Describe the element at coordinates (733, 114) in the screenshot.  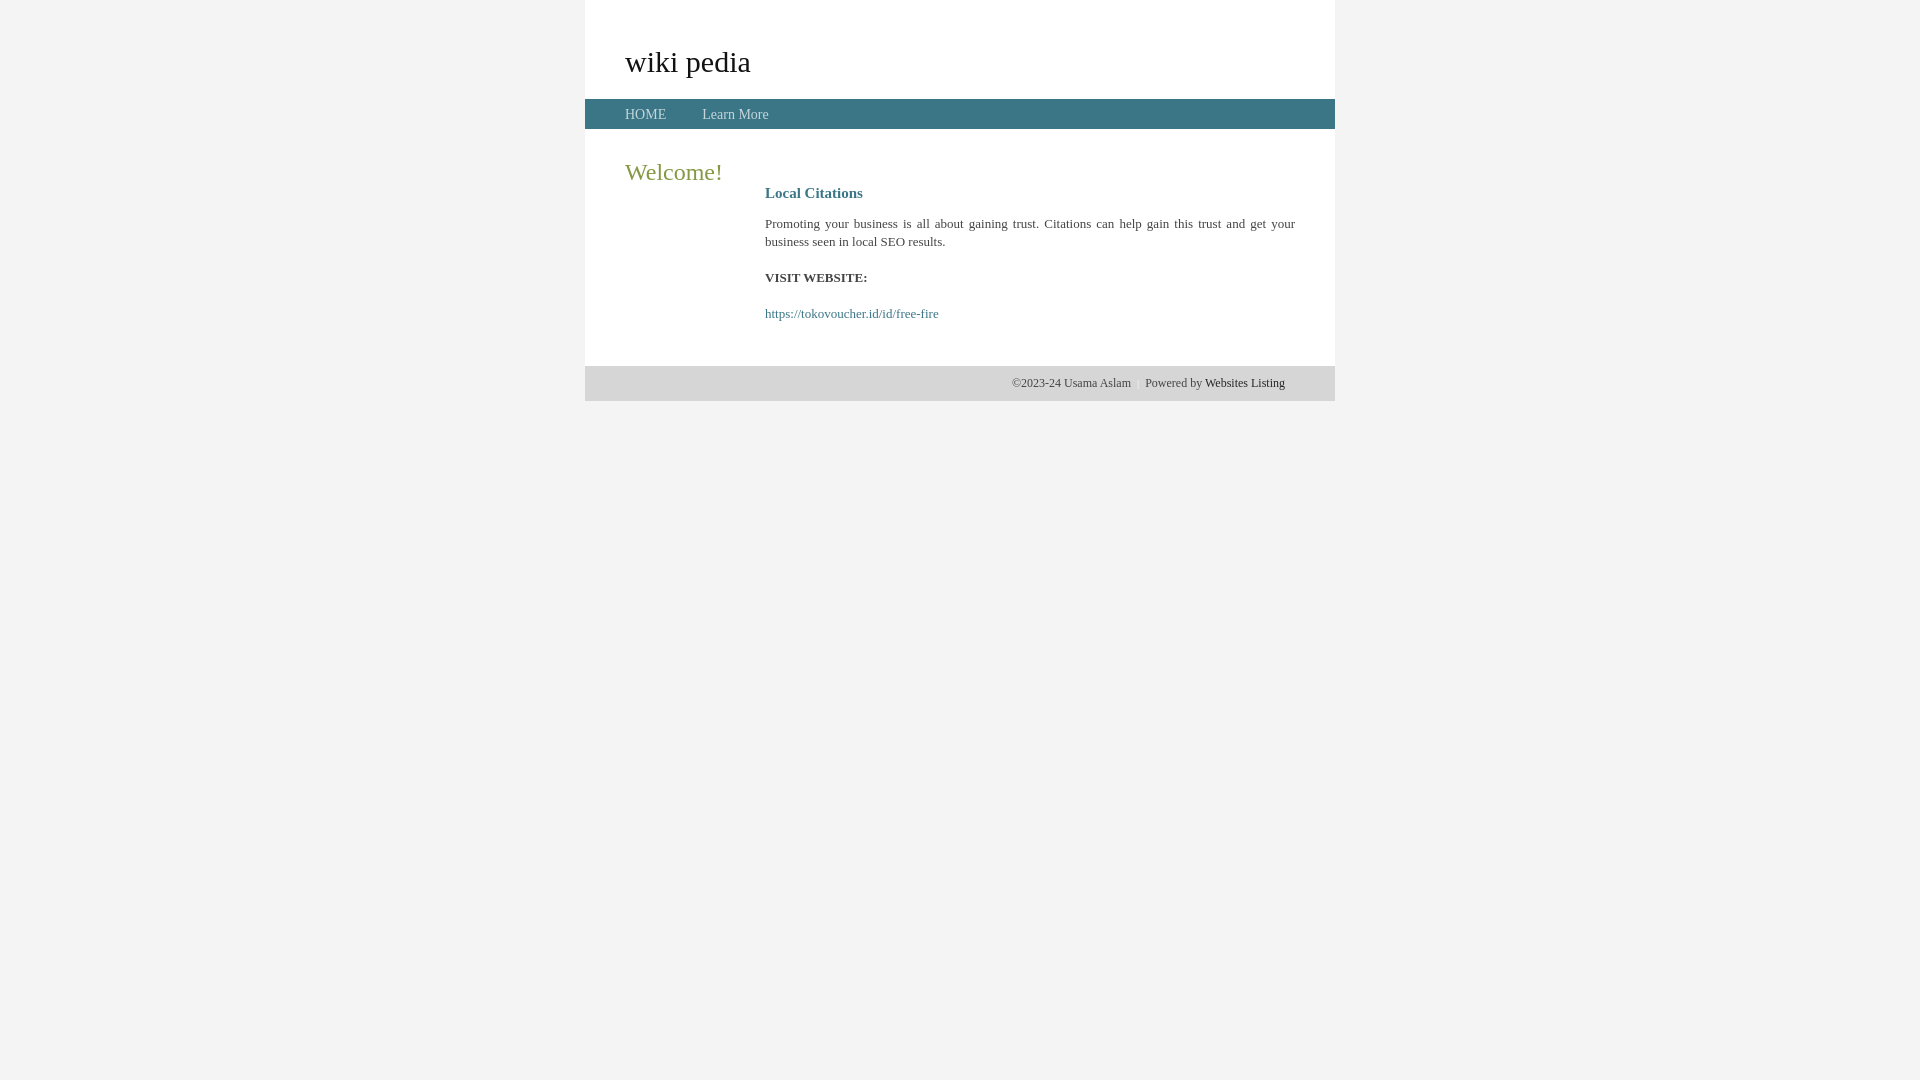
I see `'Learn More'` at that location.